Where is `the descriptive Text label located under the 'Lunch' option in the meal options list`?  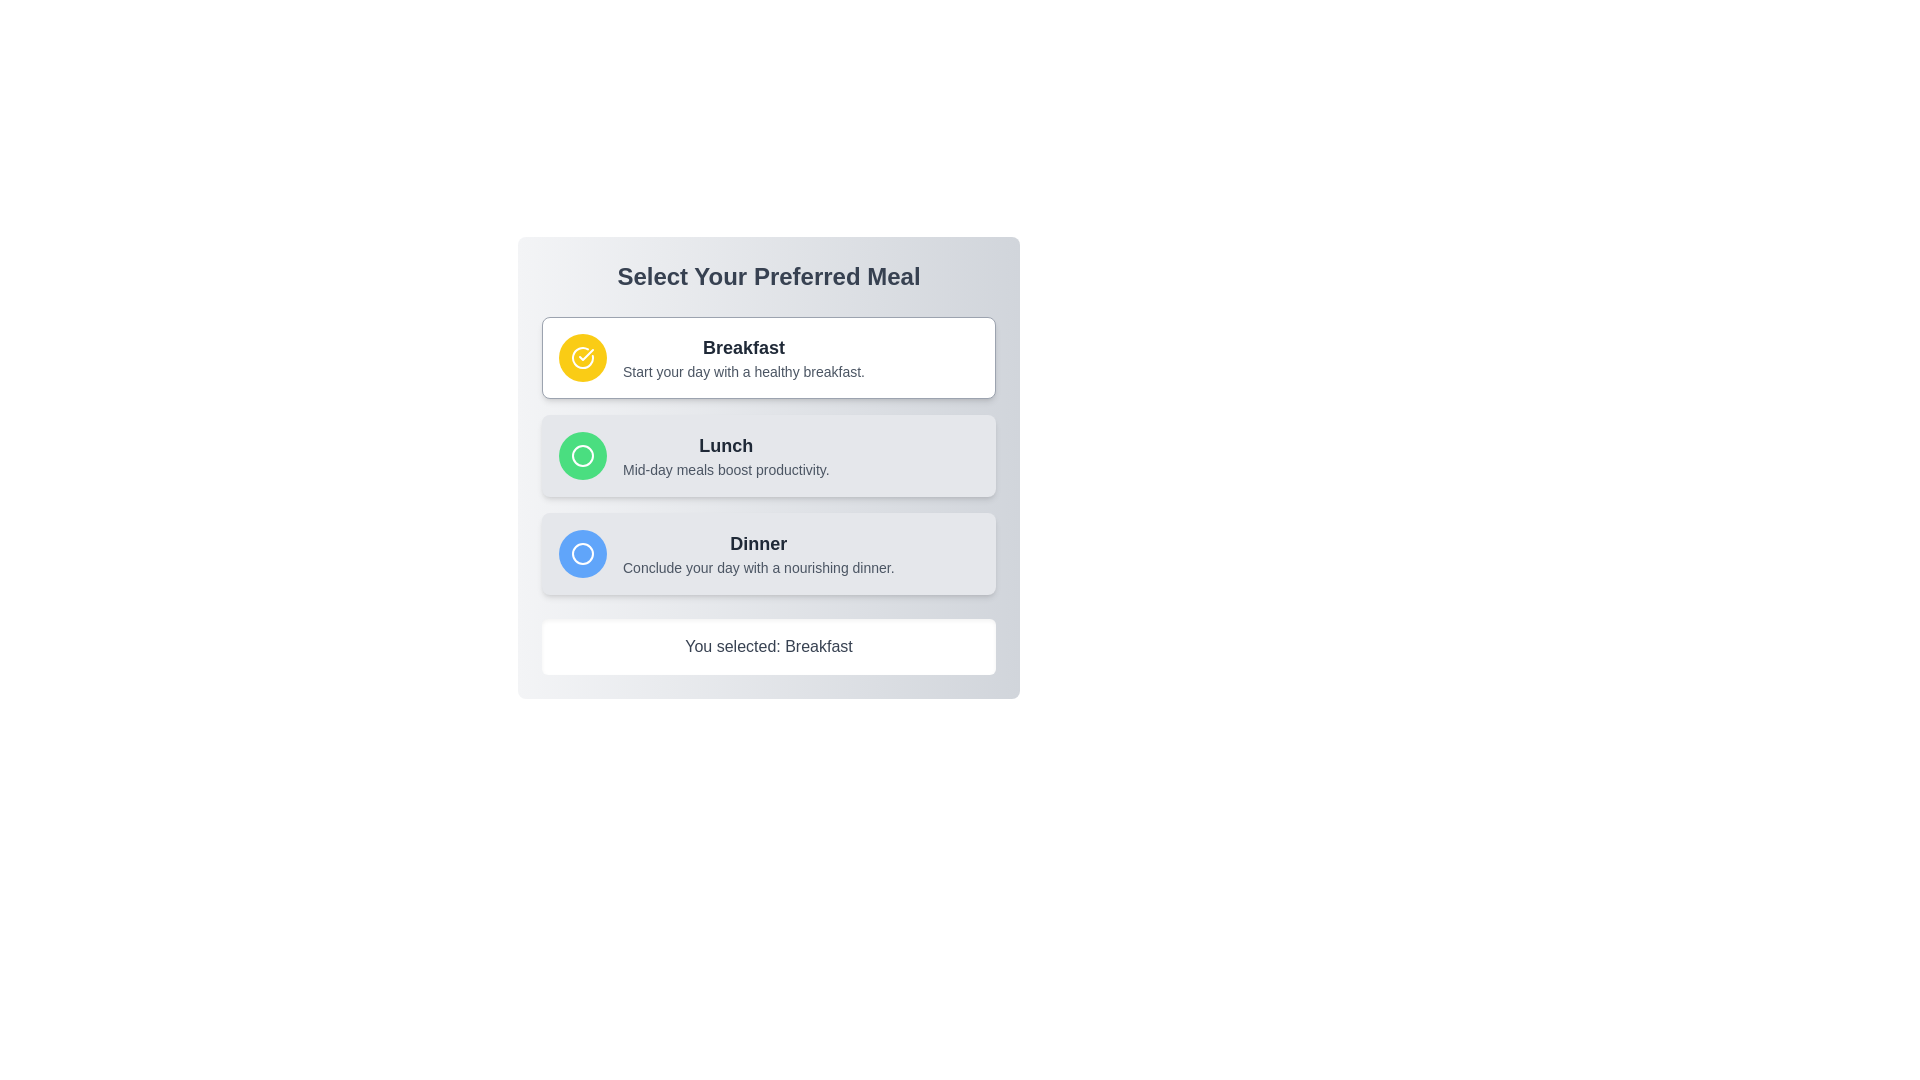 the descriptive Text label located under the 'Lunch' option in the meal options list is located at coordinates (725, 470).